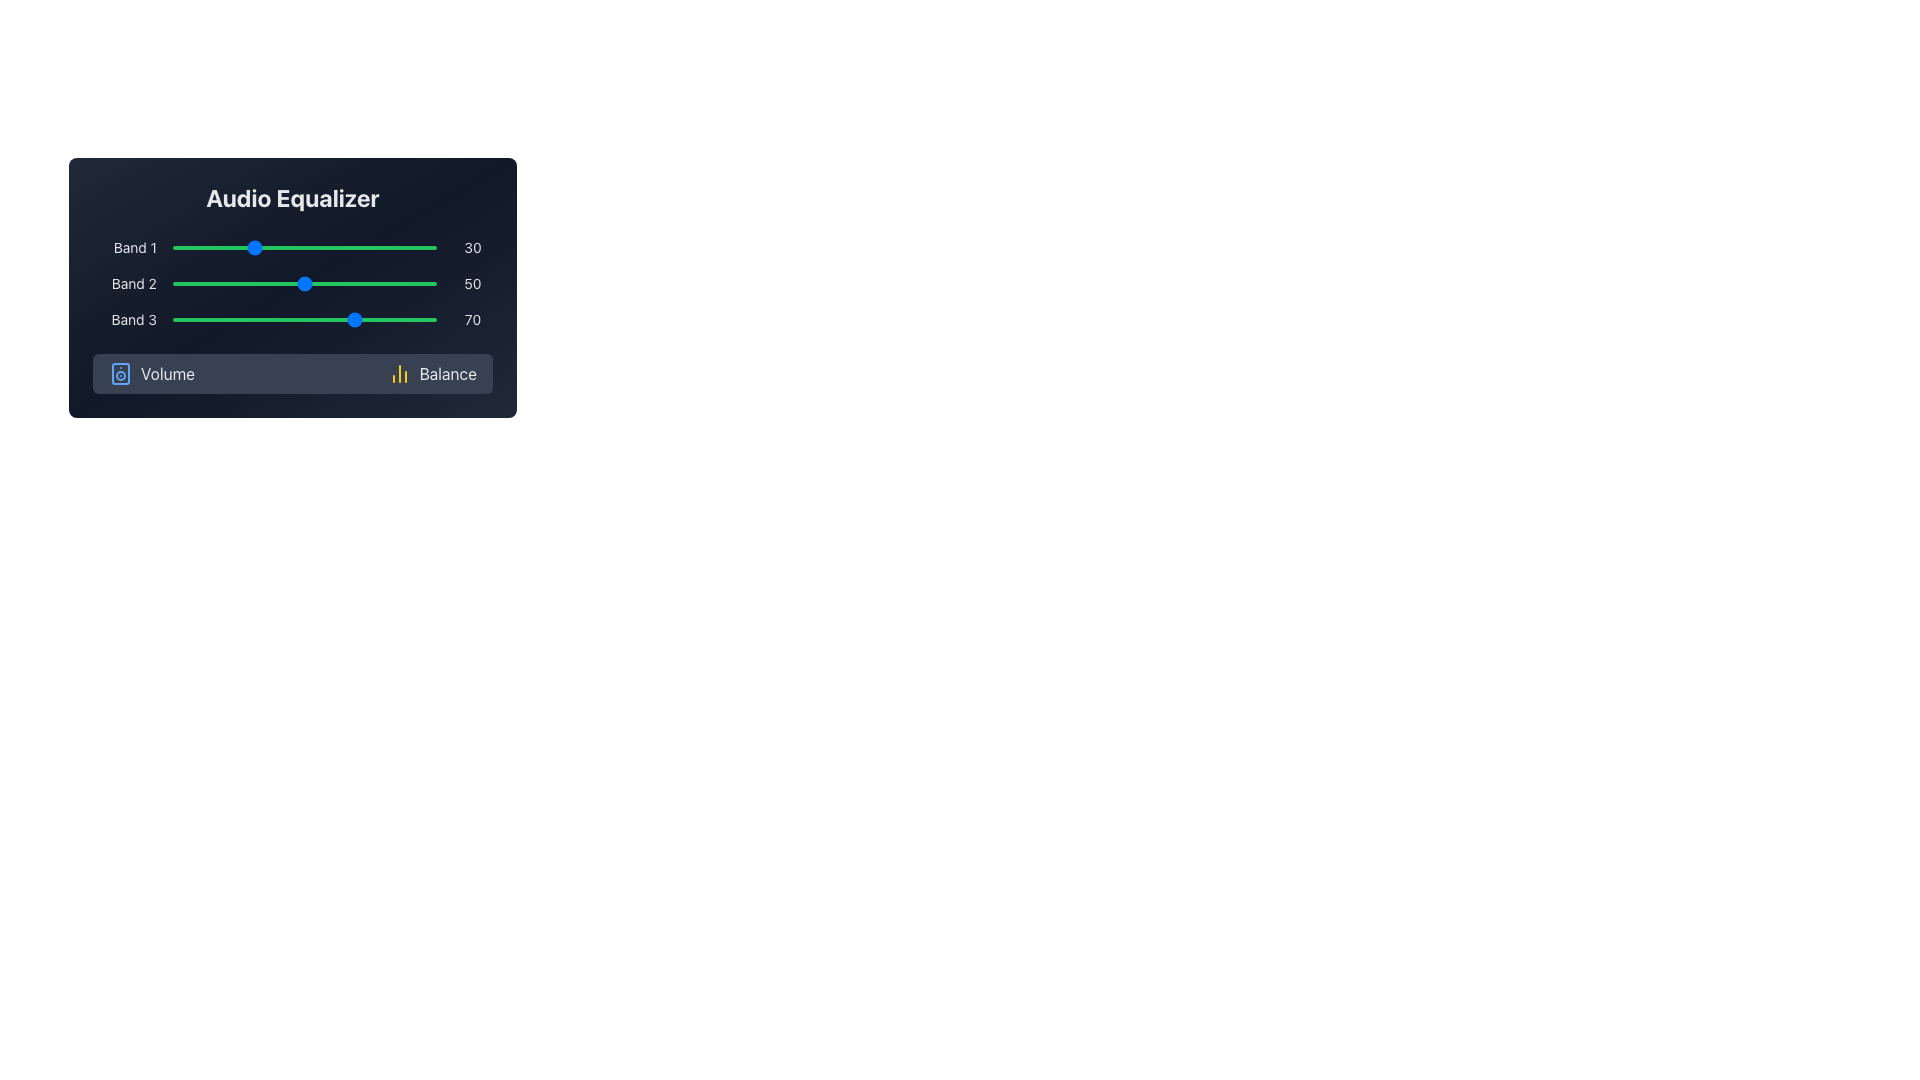 The image size is (1920, 1080). I want to click on the 'Band 3' label, which is part of the audio equalizer interface, located below 'Band 2' and above the 'Volume' button, aligned to the right, so click(123, 319).